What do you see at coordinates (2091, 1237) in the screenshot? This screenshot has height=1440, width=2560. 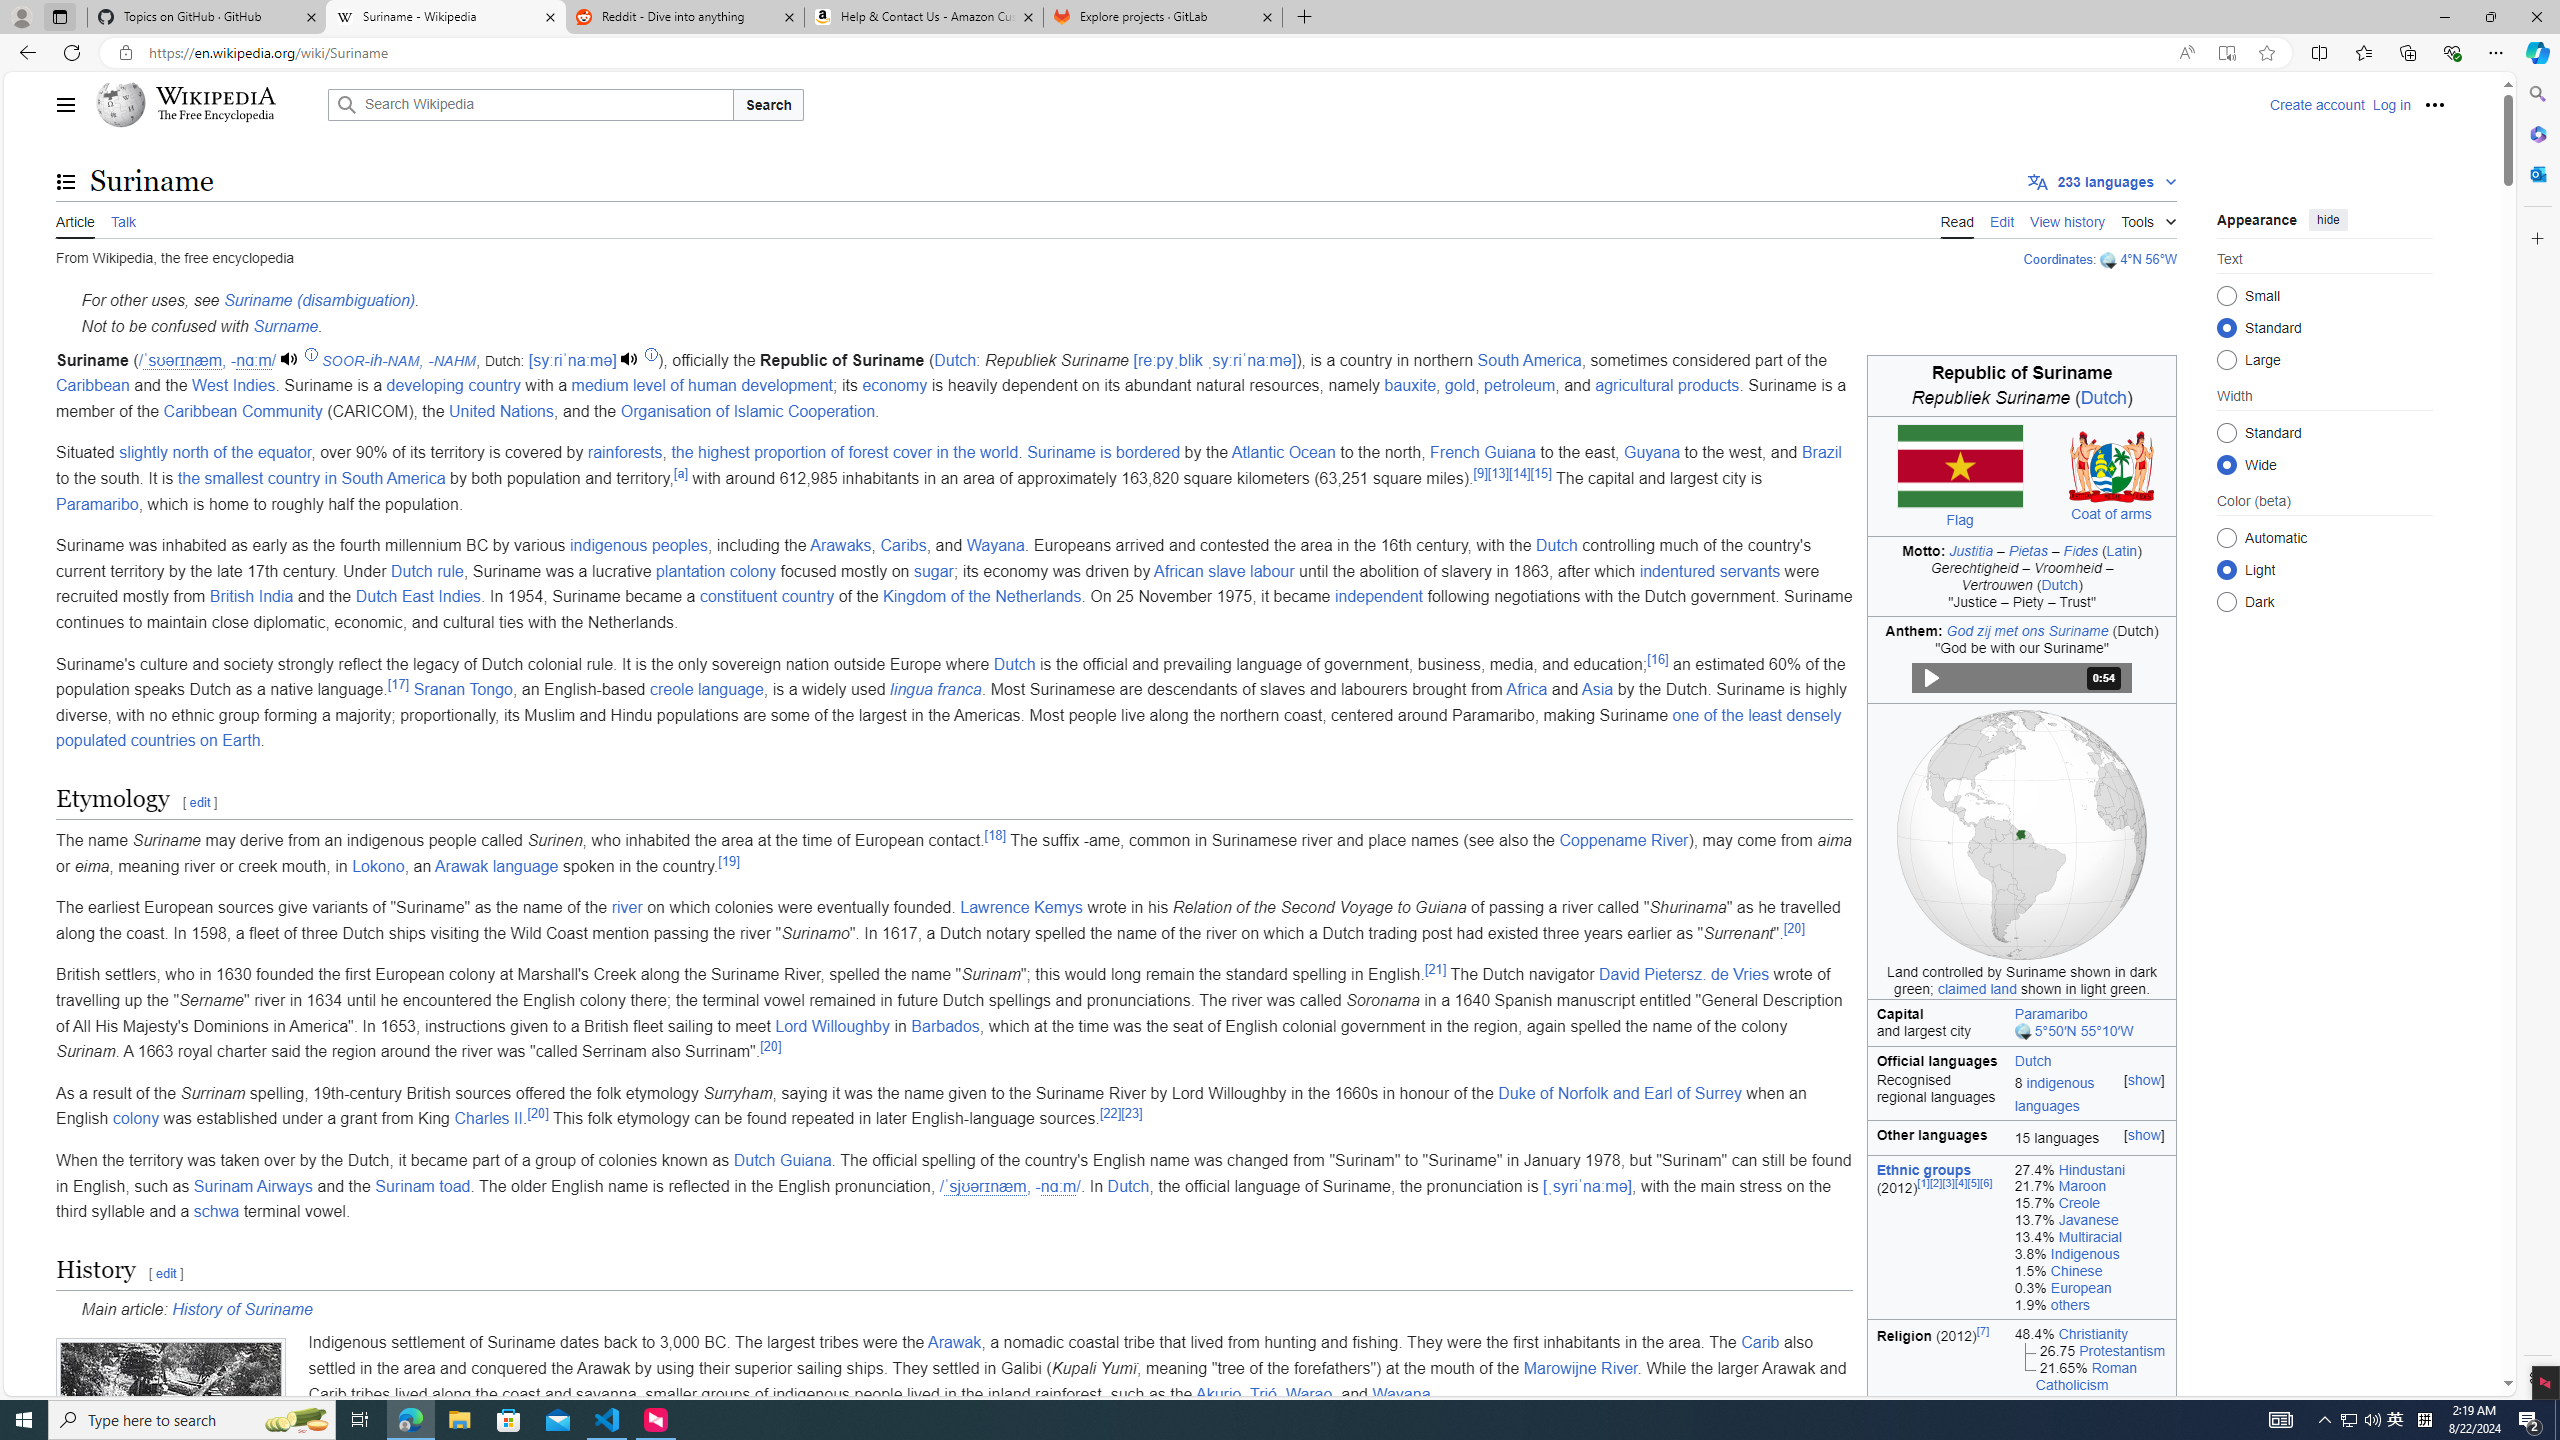 I see `'13.4% Multiracial'` at bounding box center [2091, 1237].